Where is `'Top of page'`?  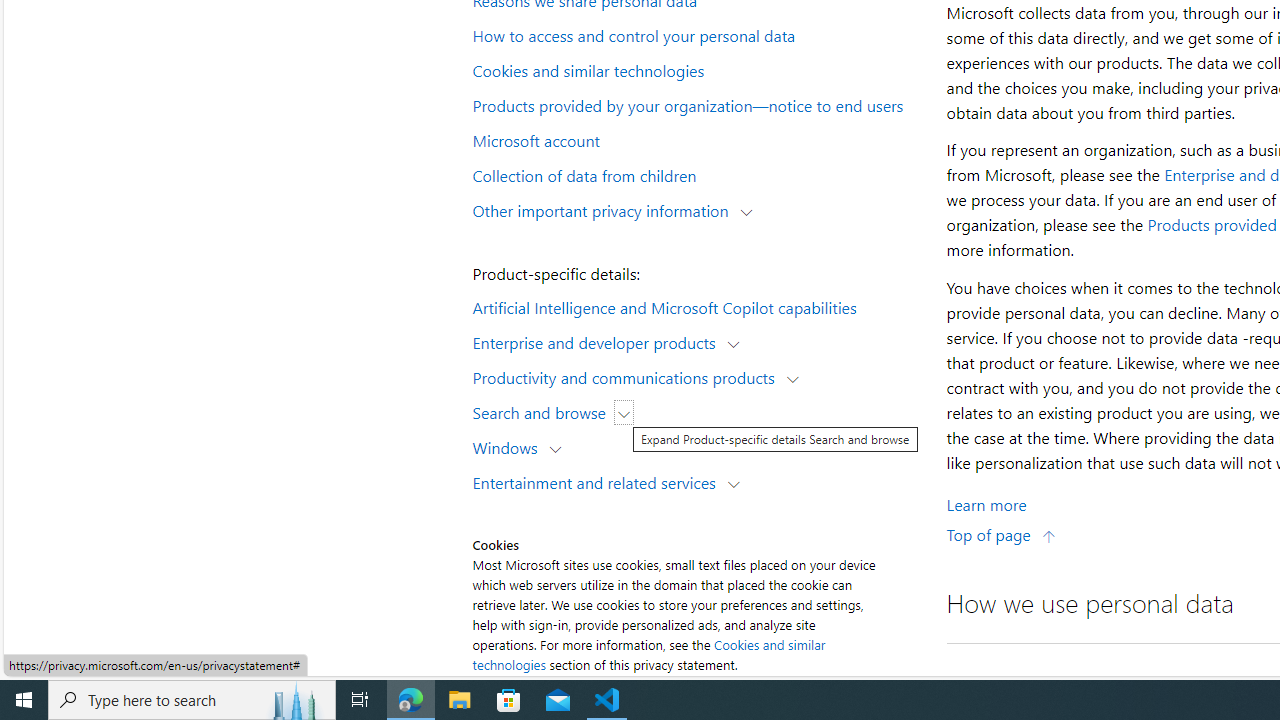
'Top of page' is located at coordinates (1001, 533).